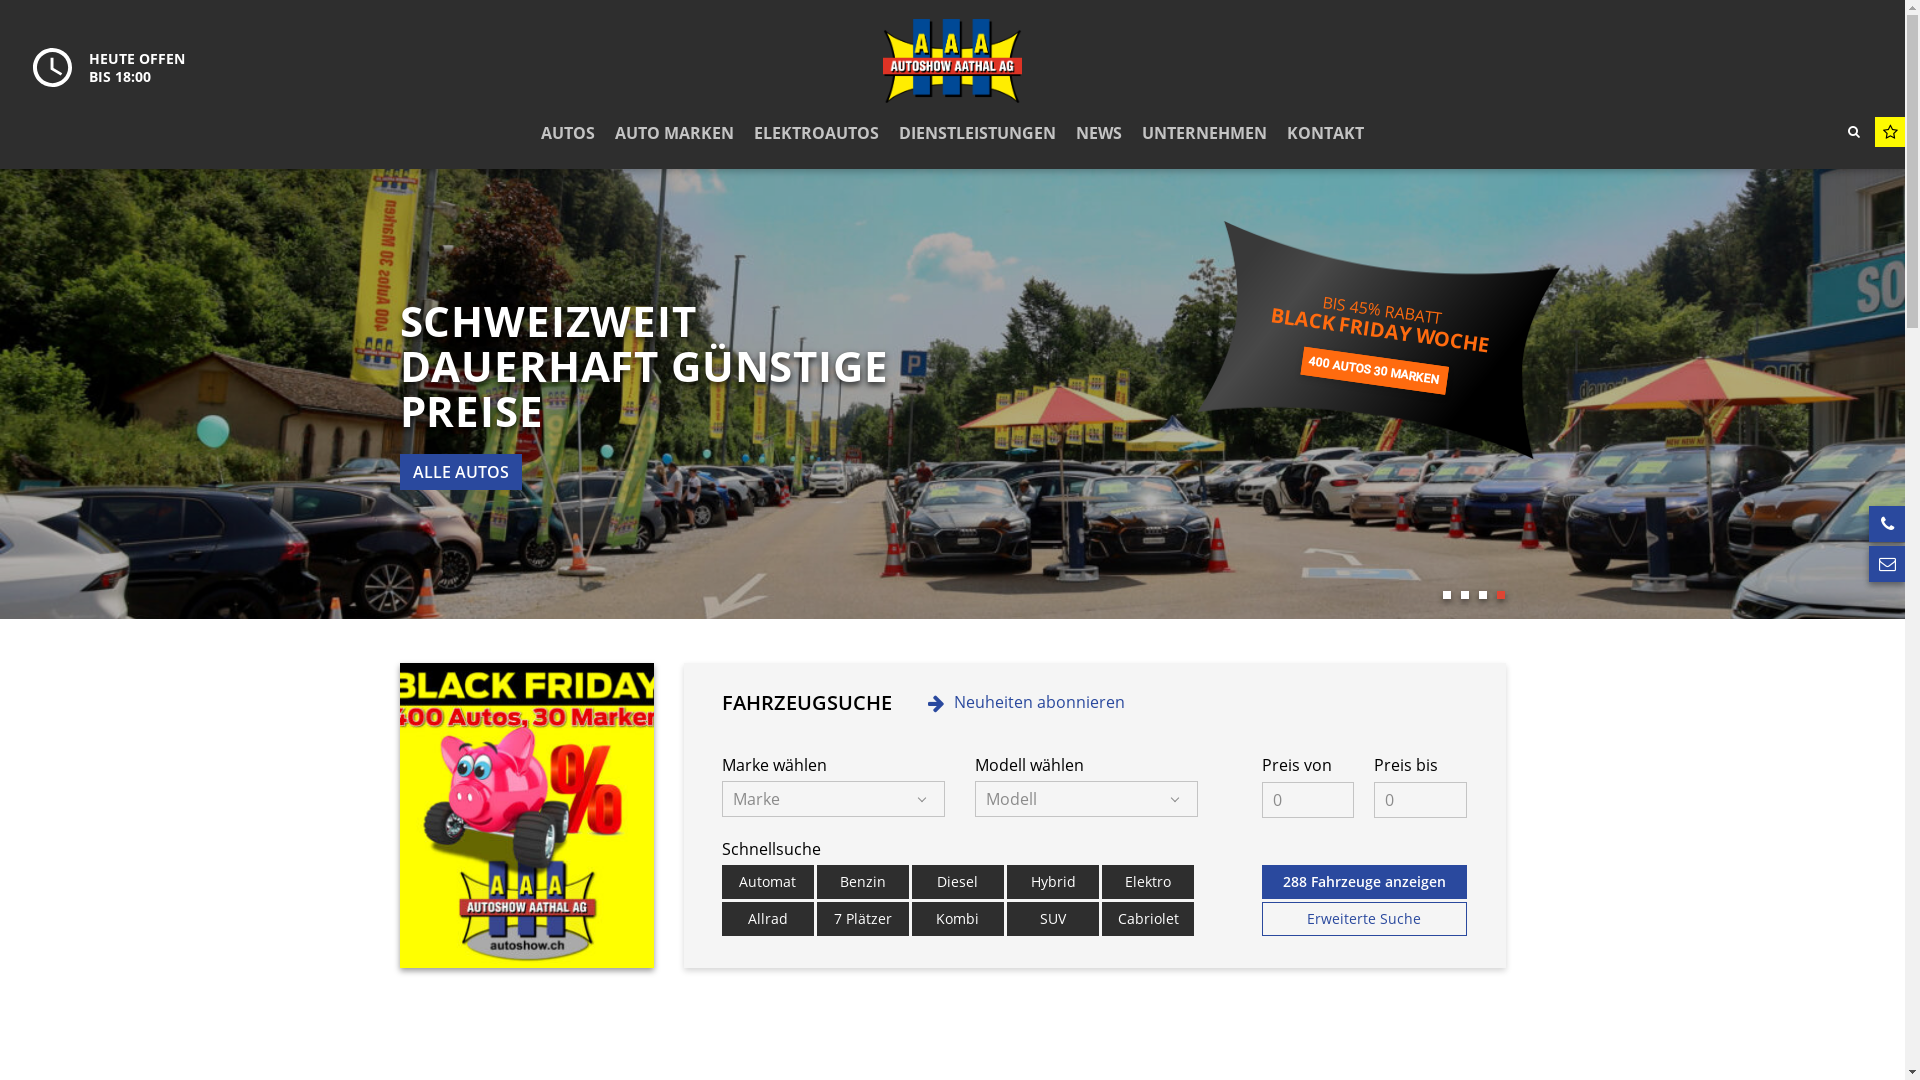 The width and height of the screenshot is (1920, 1080). Describe the element at coordinates (674, 133) in the screenshot. I see `'AUTO MARKEN'` at that location.